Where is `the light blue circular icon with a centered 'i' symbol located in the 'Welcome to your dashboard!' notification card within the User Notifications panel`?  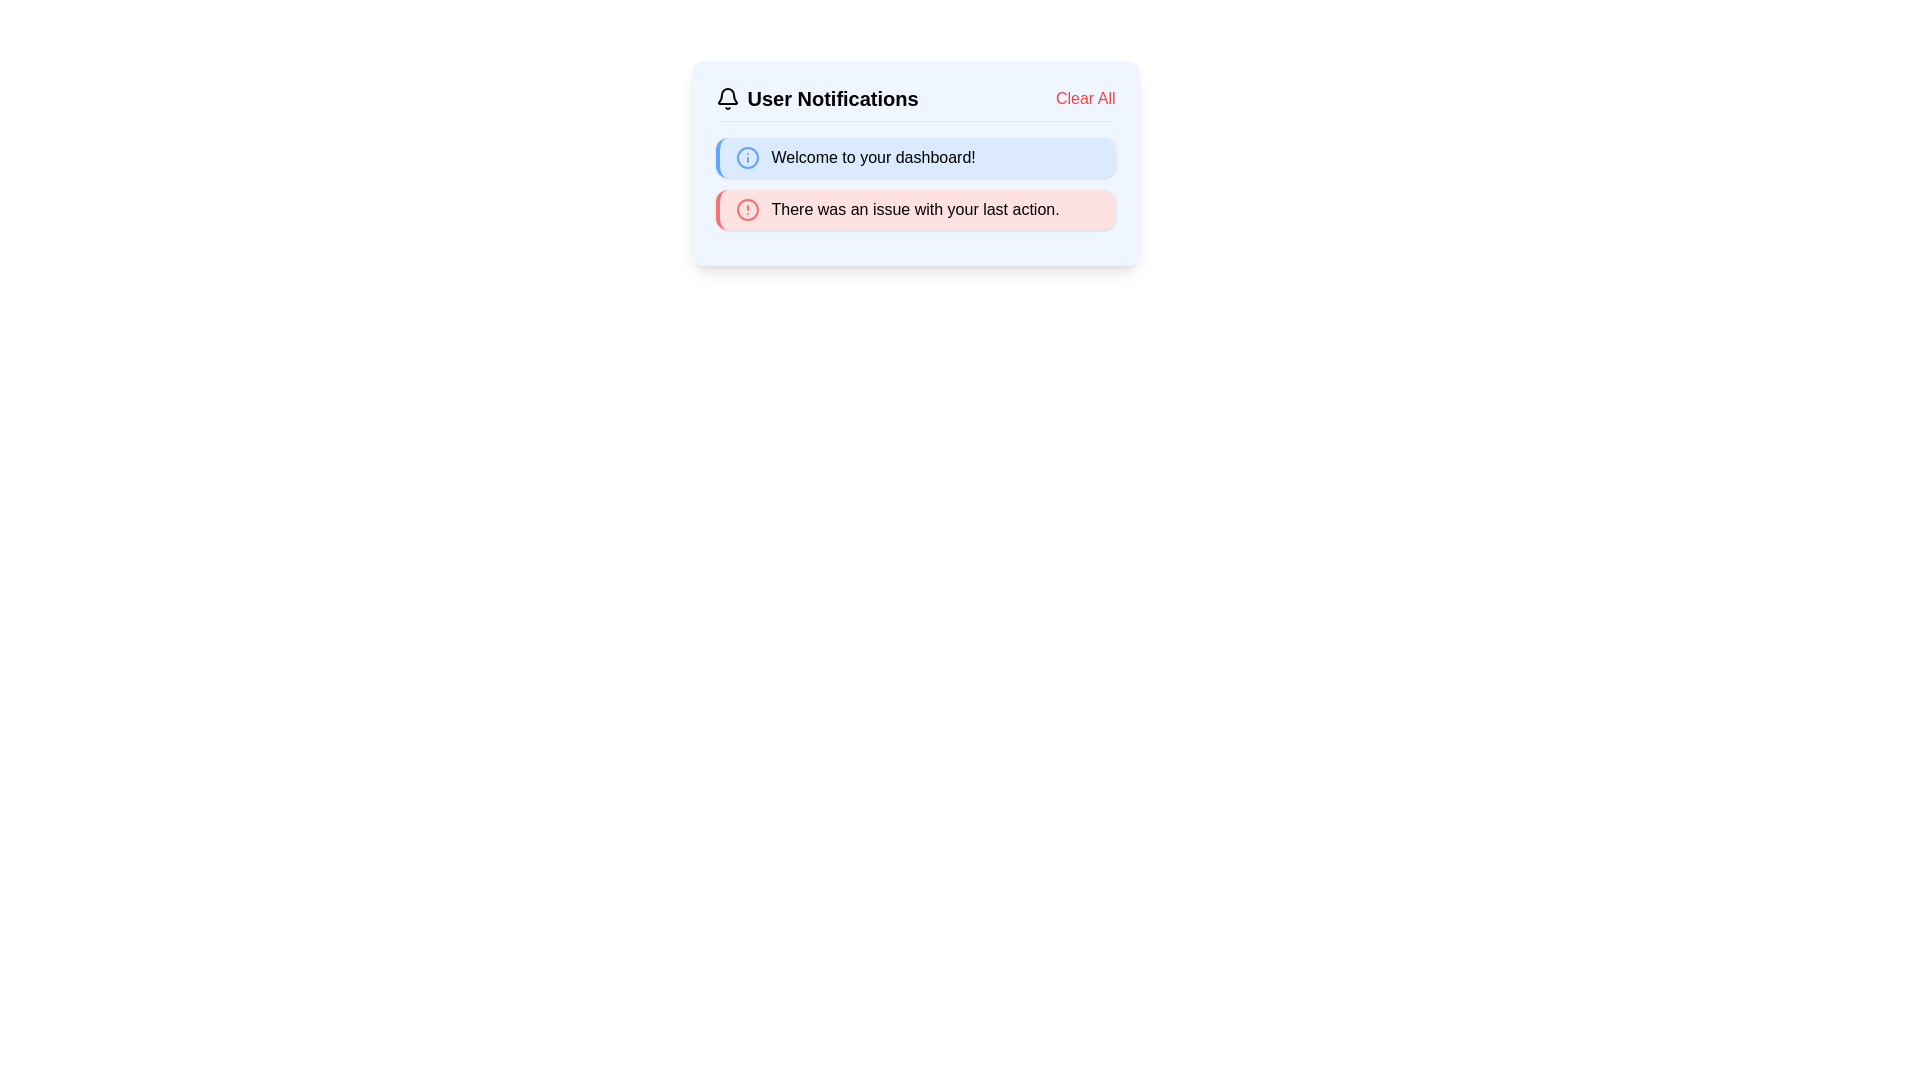 the light blue circular icon with a centered 'i' symbol located in the 'Welcome to your dashboard!' notification card within the User Notifications panel is located at coordinates (746, 157).